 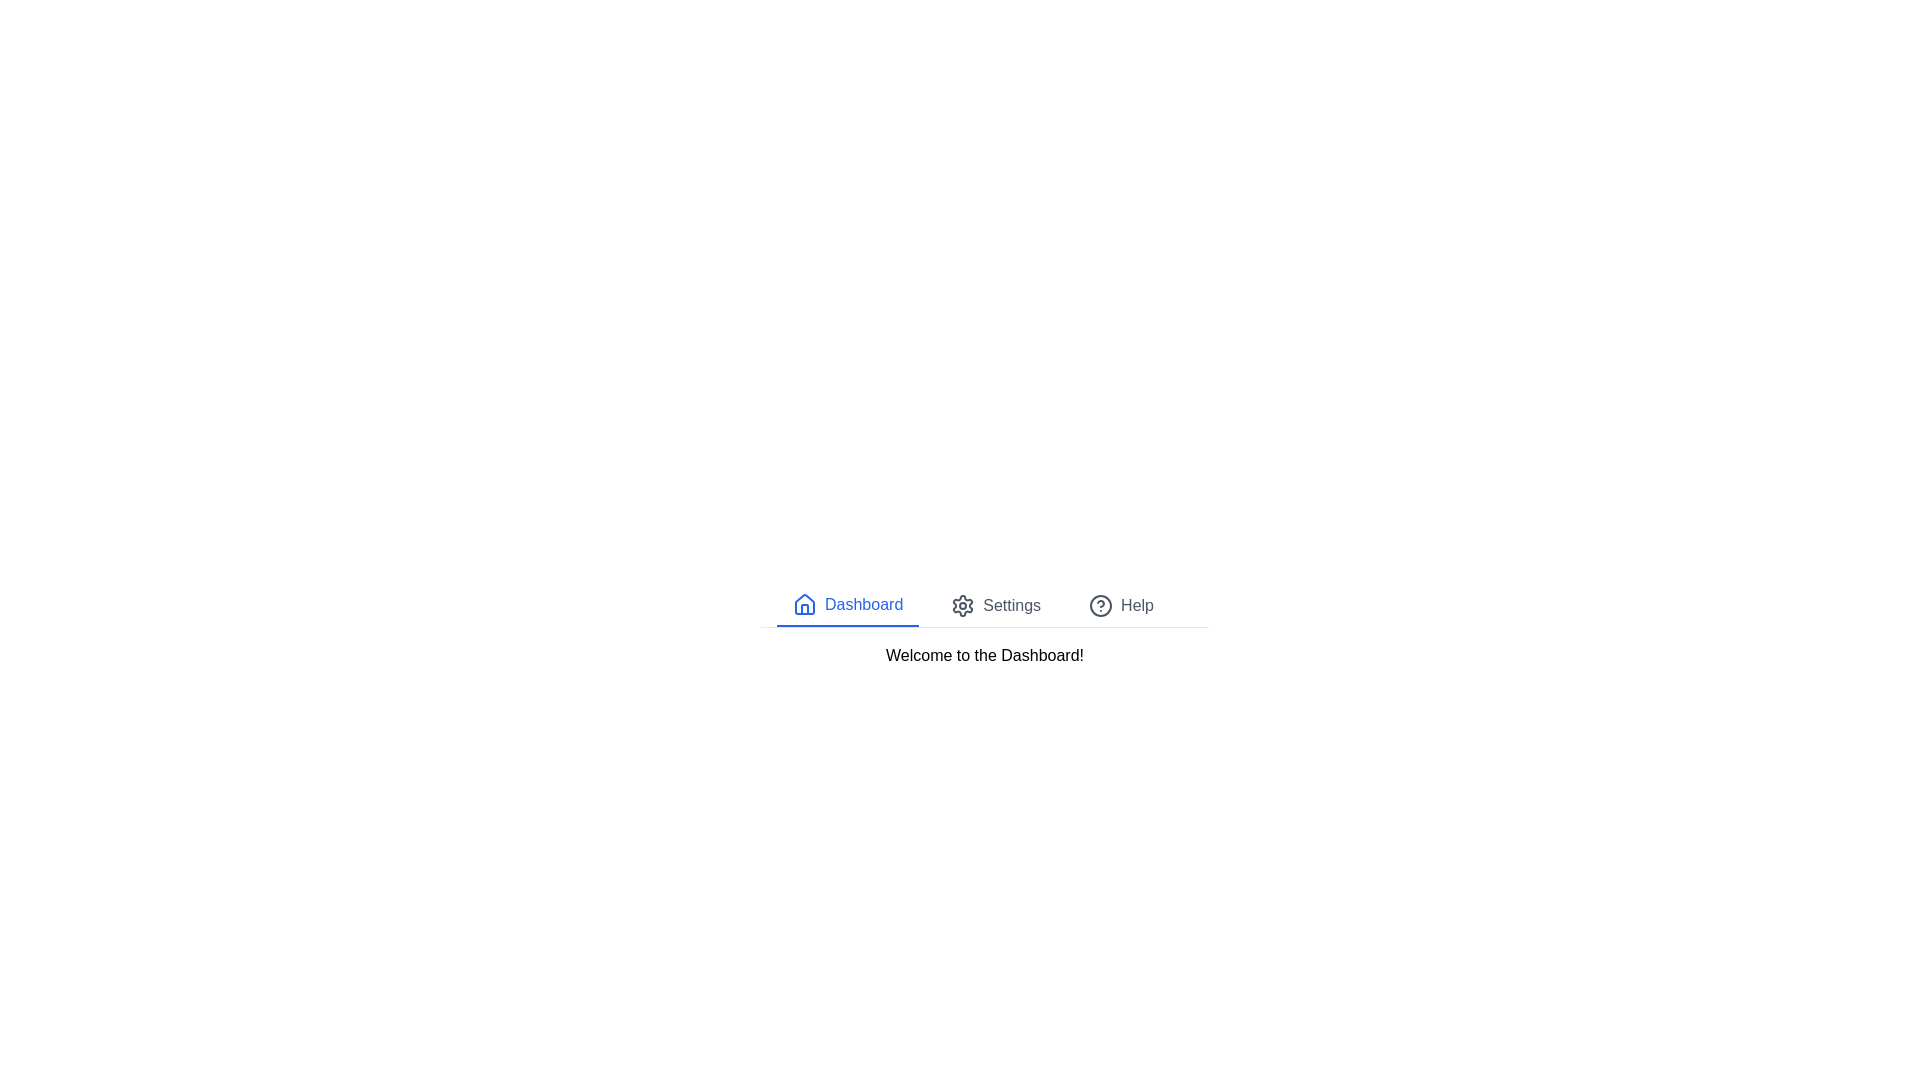 I want to click on the Dashboard tab to switch the displayed content, so click(x=848, y=604).